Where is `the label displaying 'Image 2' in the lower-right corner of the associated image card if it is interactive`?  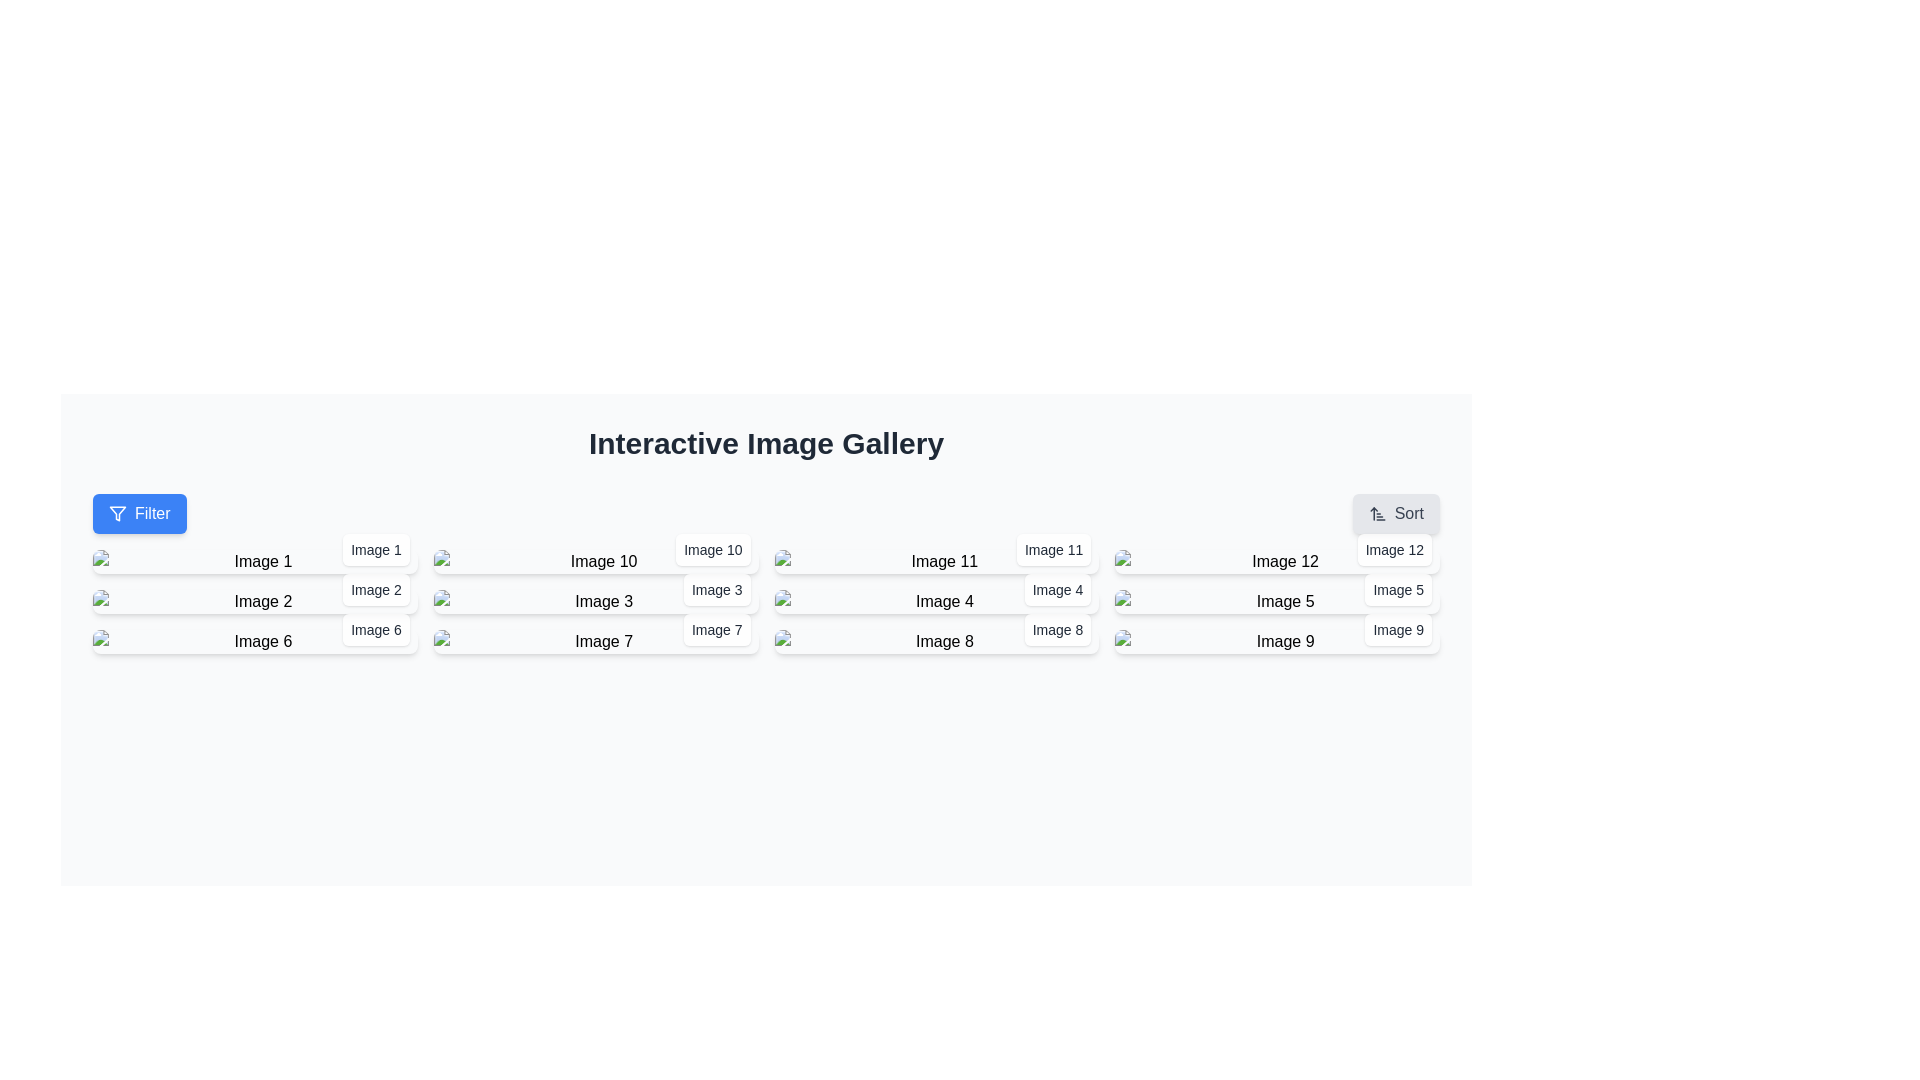
the label displaying 'Image 2' in the lower-right corner of the associated image card if it is interactive is located at coordinates (376, 589).